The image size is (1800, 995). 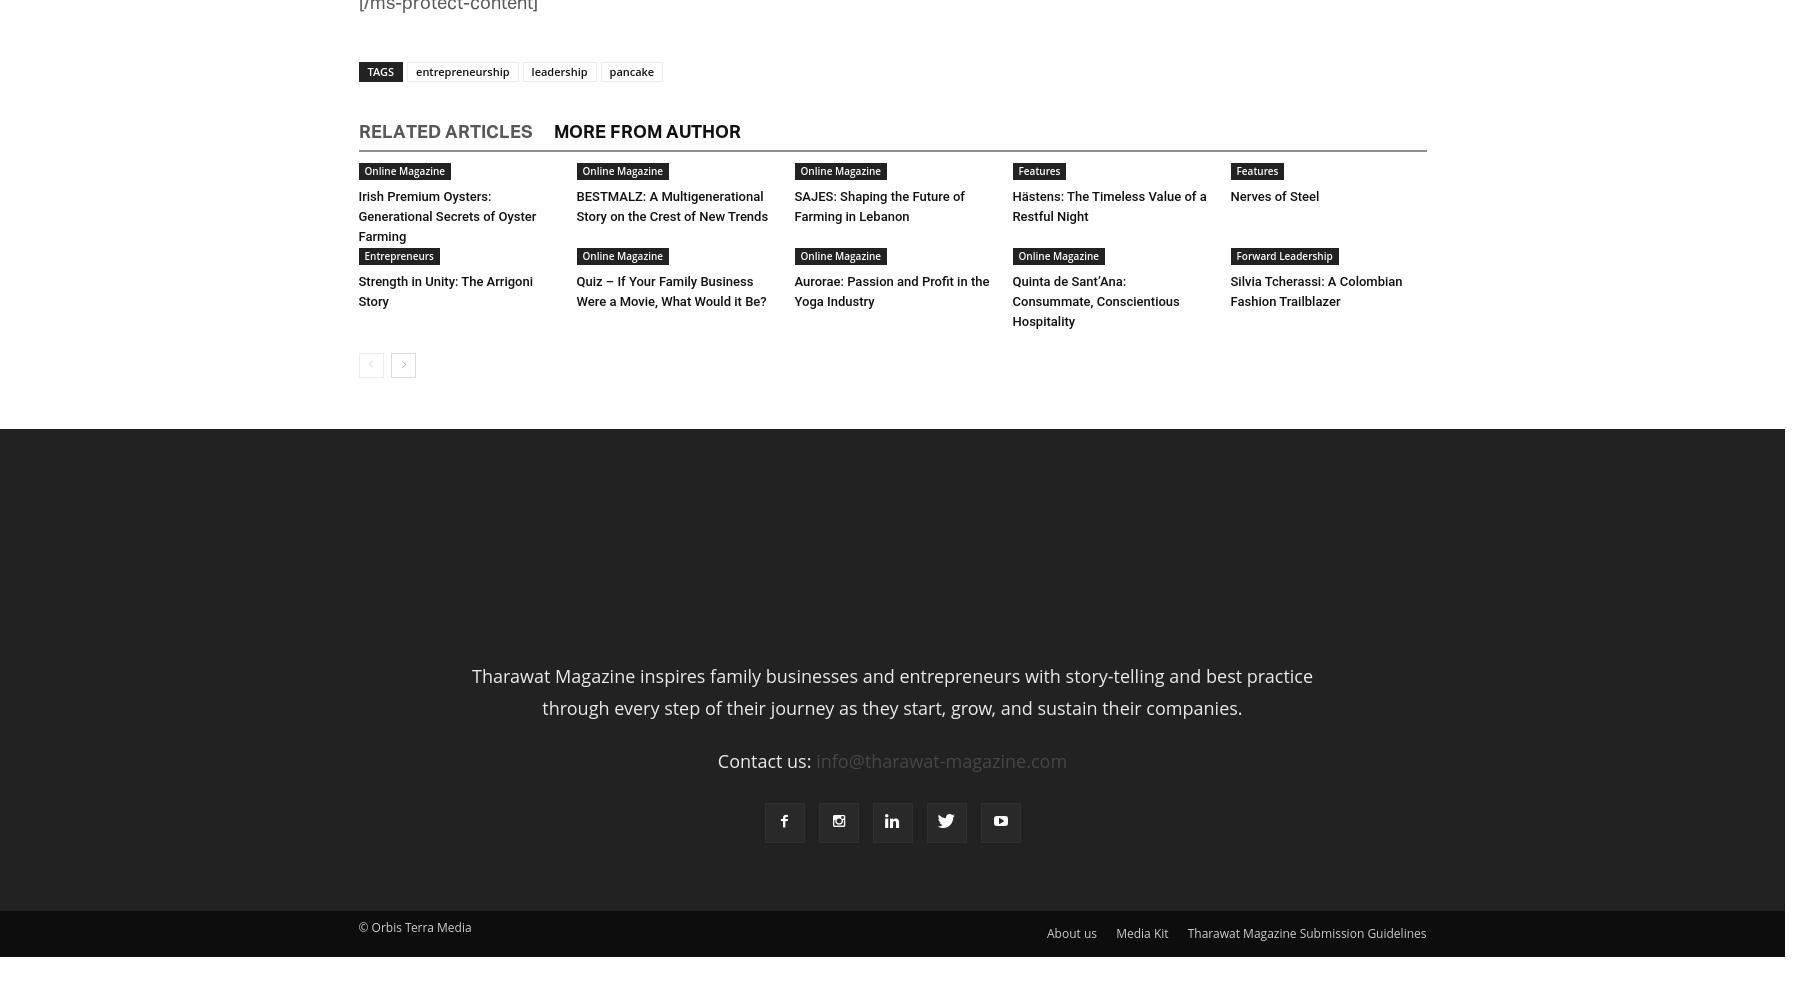 I want to click on 'info@tharawat-magazine.com', so click(x=940, y=758).